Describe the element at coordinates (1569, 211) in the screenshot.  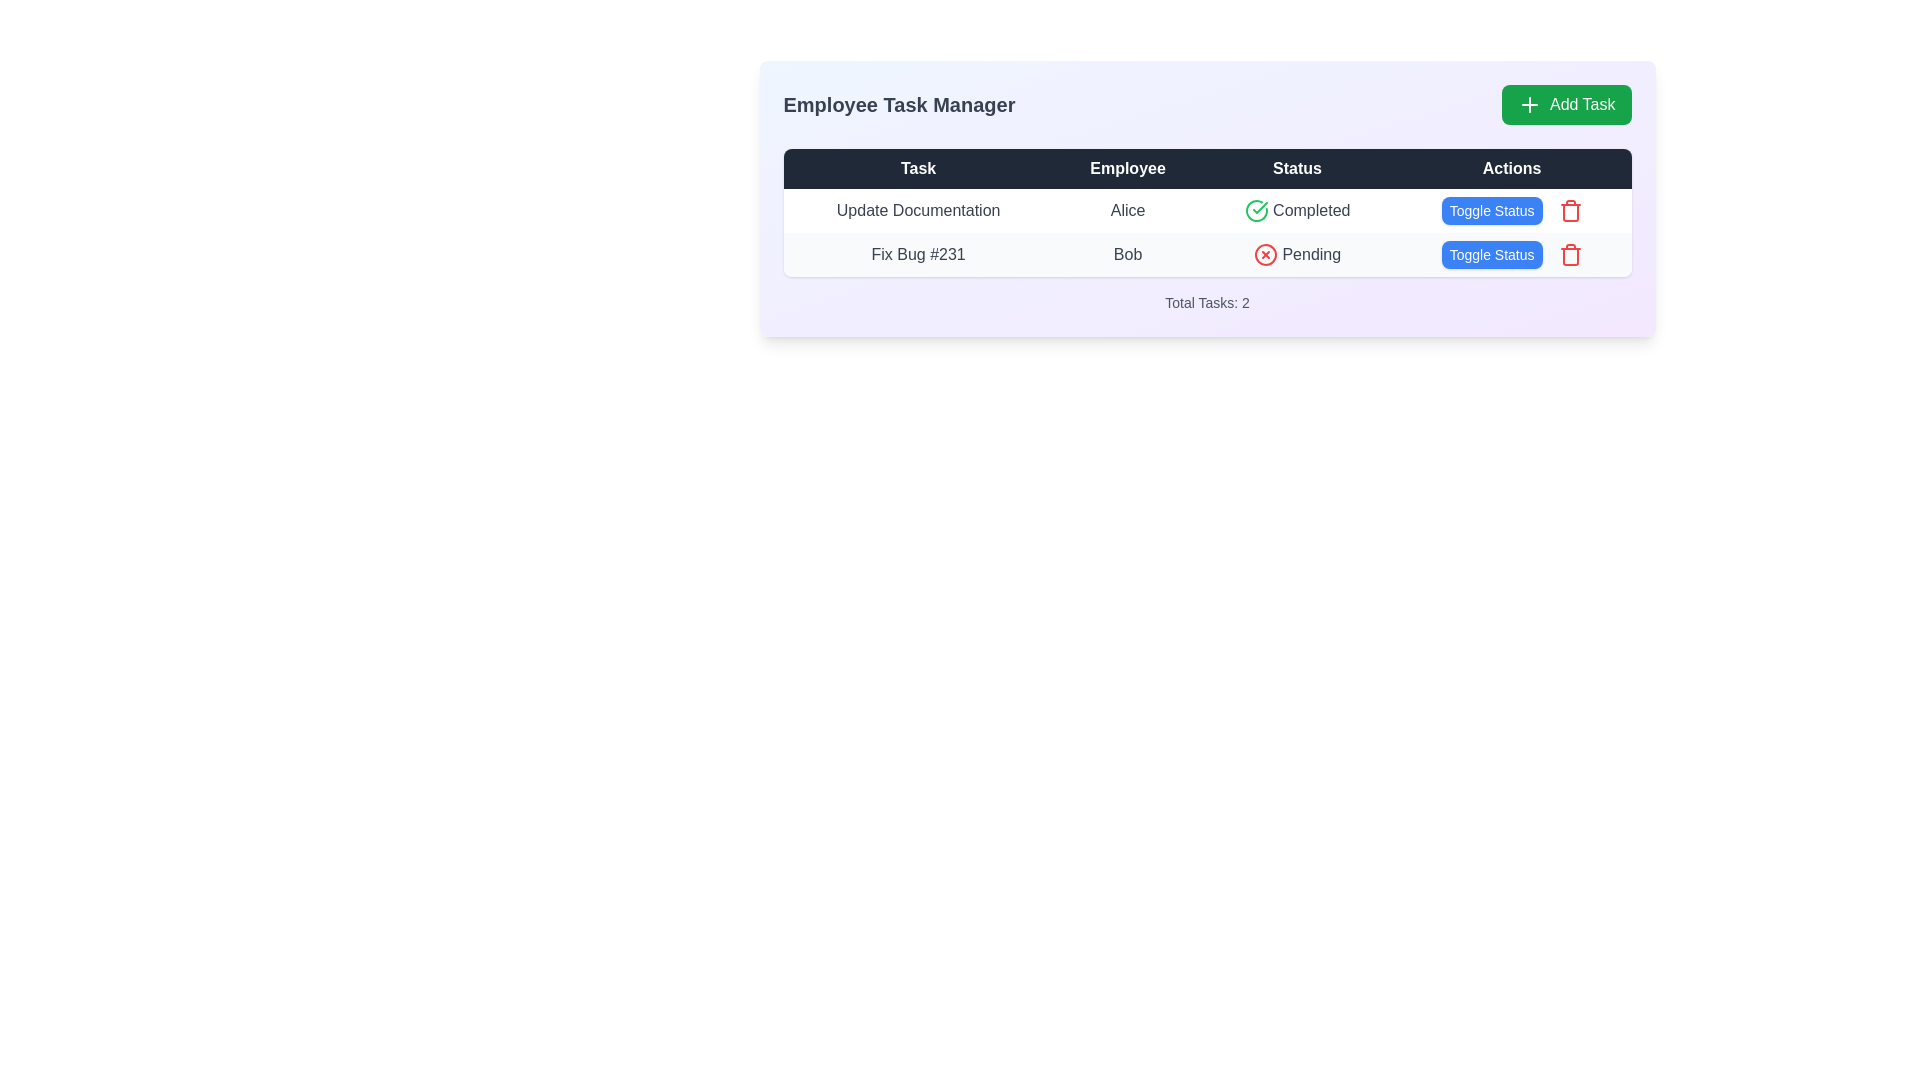
I see `the red trash can icon representing the delete button located in the 'Actions' column, to the right of the 'Toggle Status' button, to trigger any potential visual effects` at that location.